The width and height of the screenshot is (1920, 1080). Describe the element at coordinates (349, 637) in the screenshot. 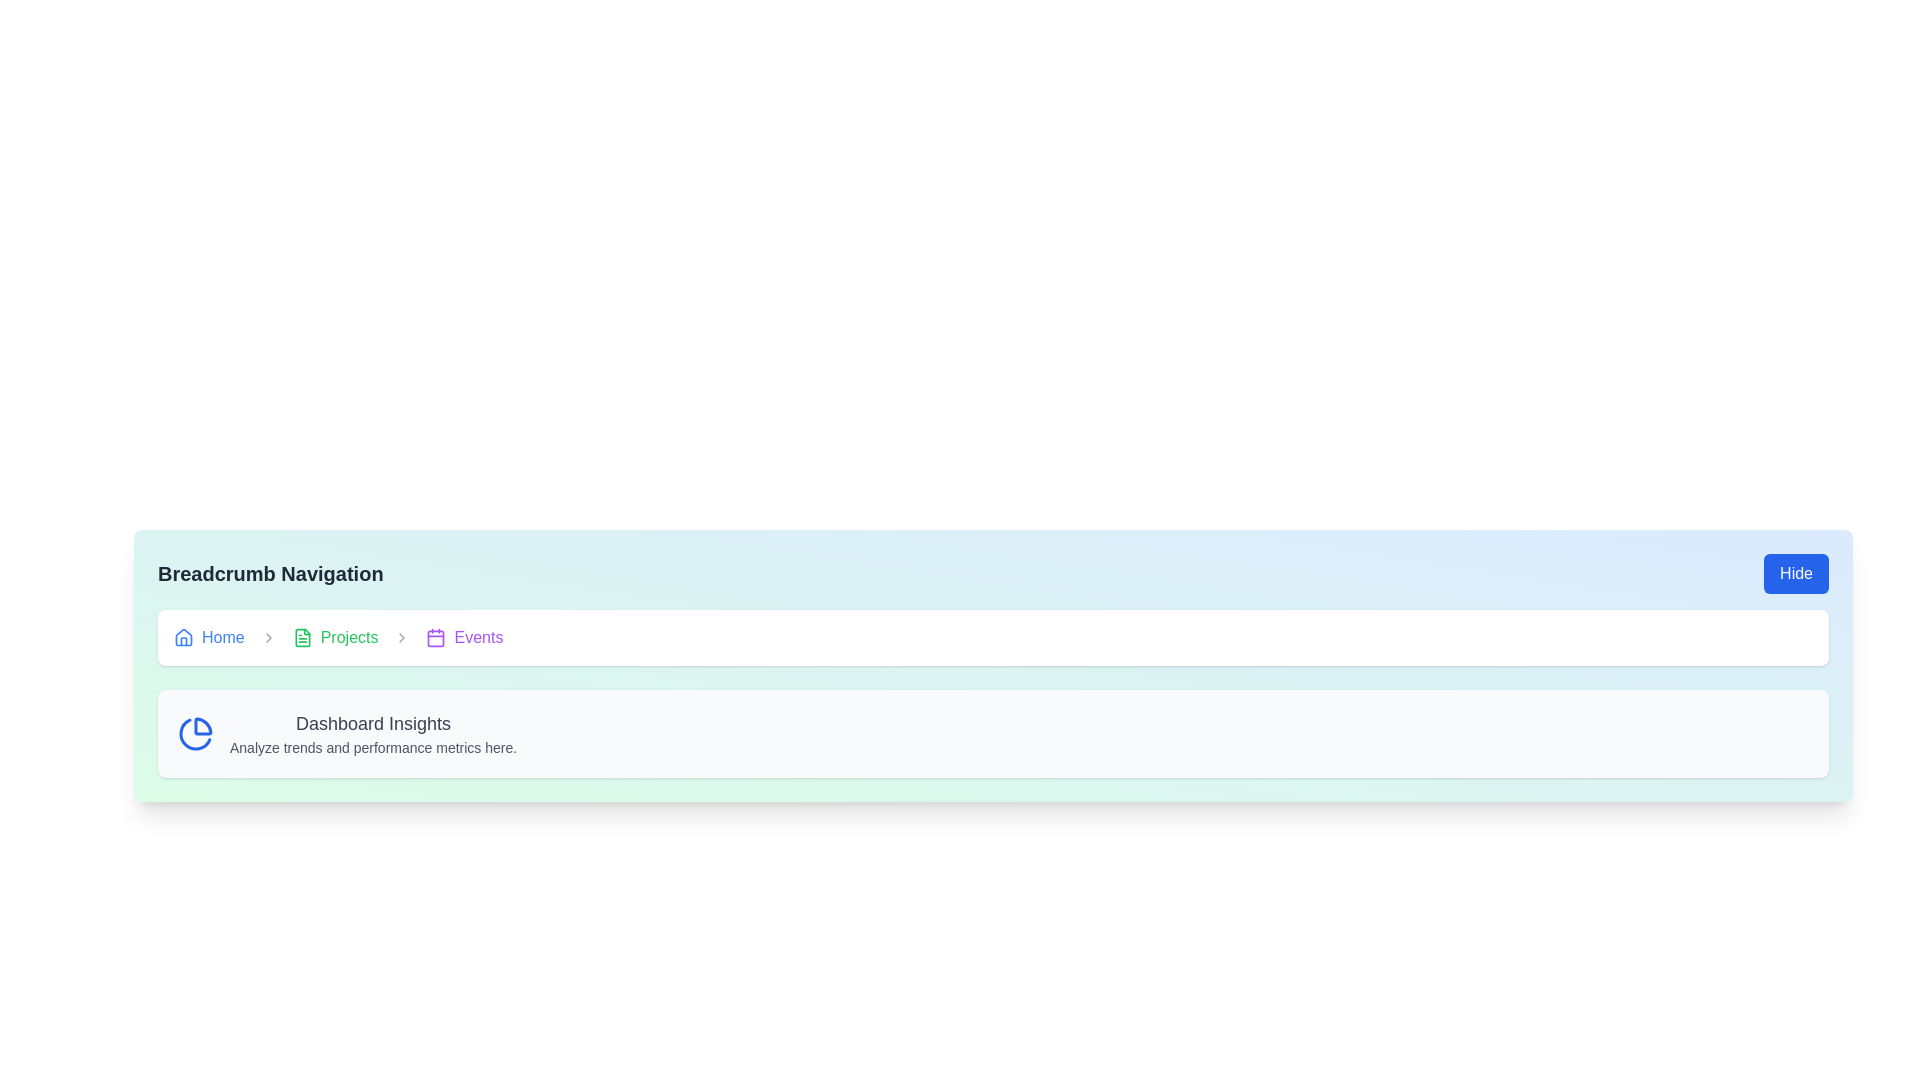

I see `the green text 'Projects' in the breadcrumb navigation bar` at that location.